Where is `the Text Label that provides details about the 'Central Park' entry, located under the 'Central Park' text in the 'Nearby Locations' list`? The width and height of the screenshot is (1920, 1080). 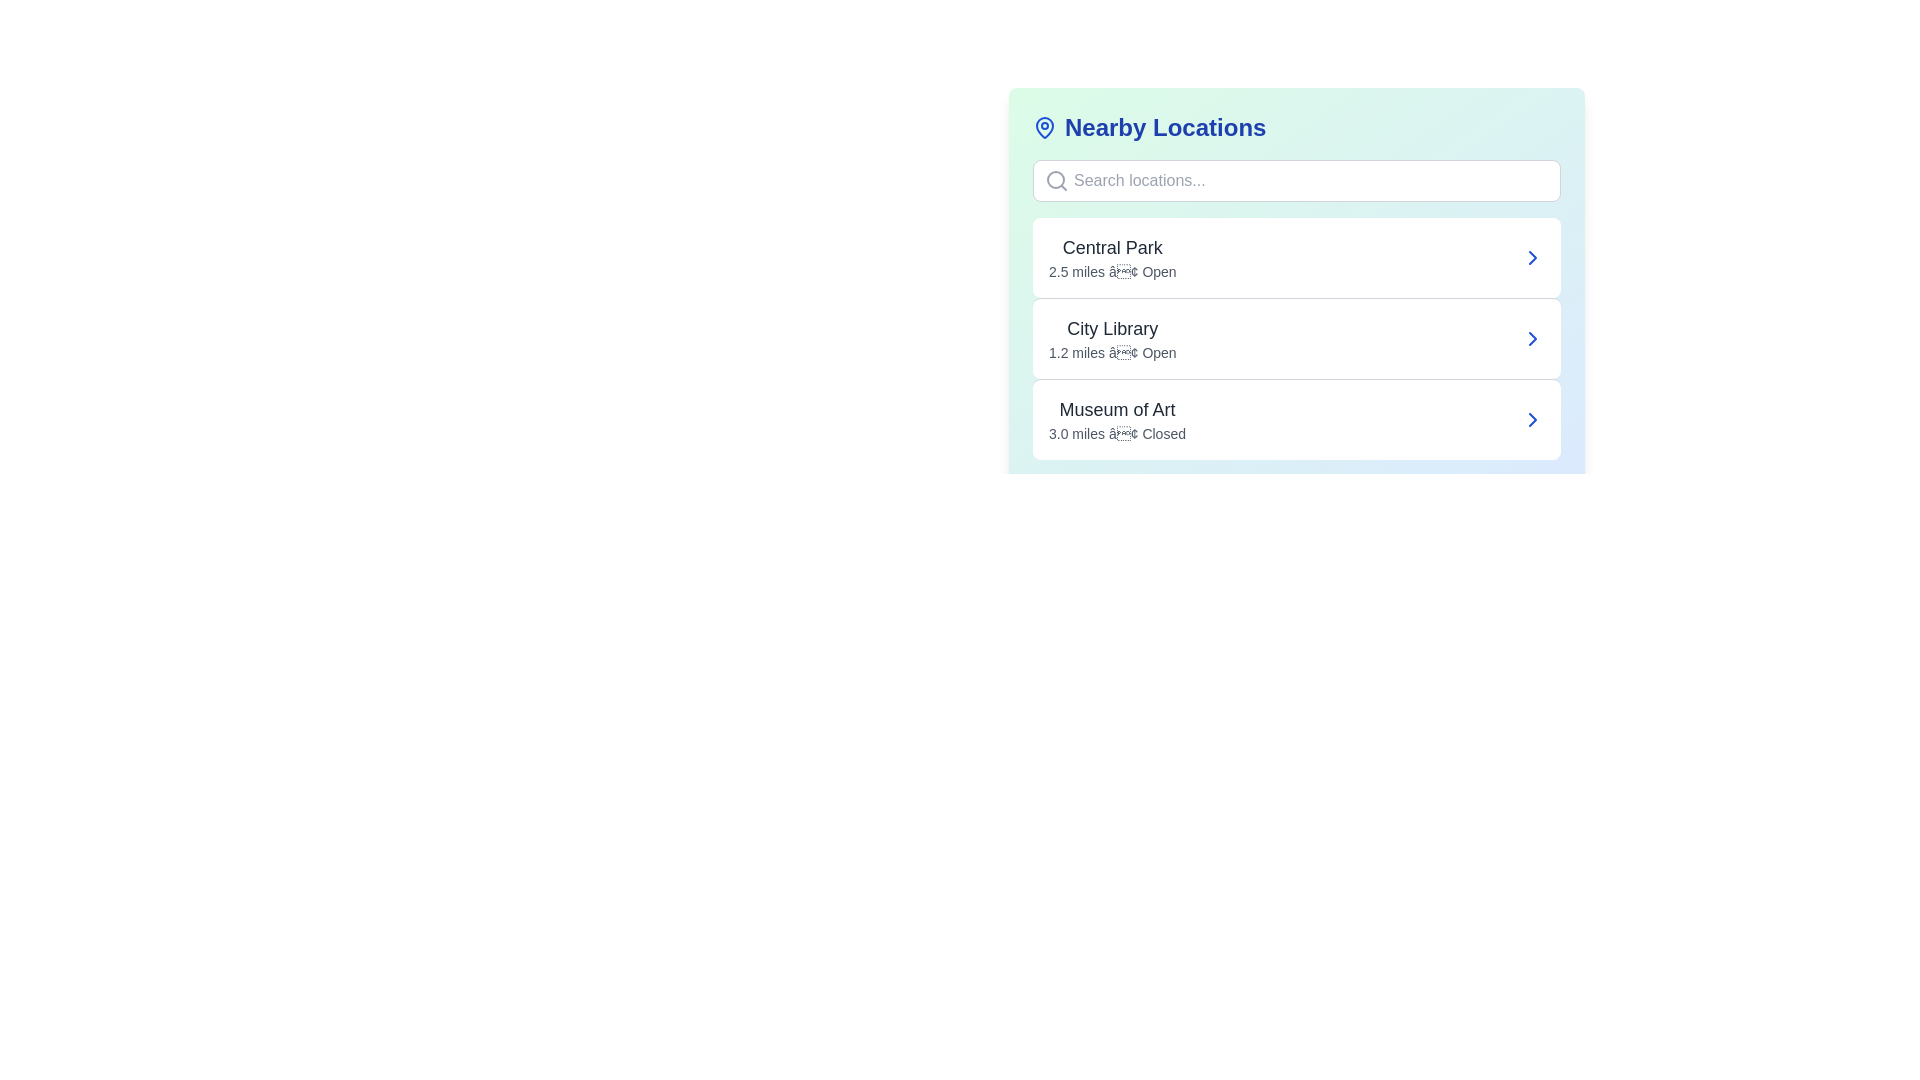
the Text Label that provides details about the 'Central Park' entry, located under the 'Central Park' text in the 'Nearby Locations' list is located at coordinates (1111, 272).